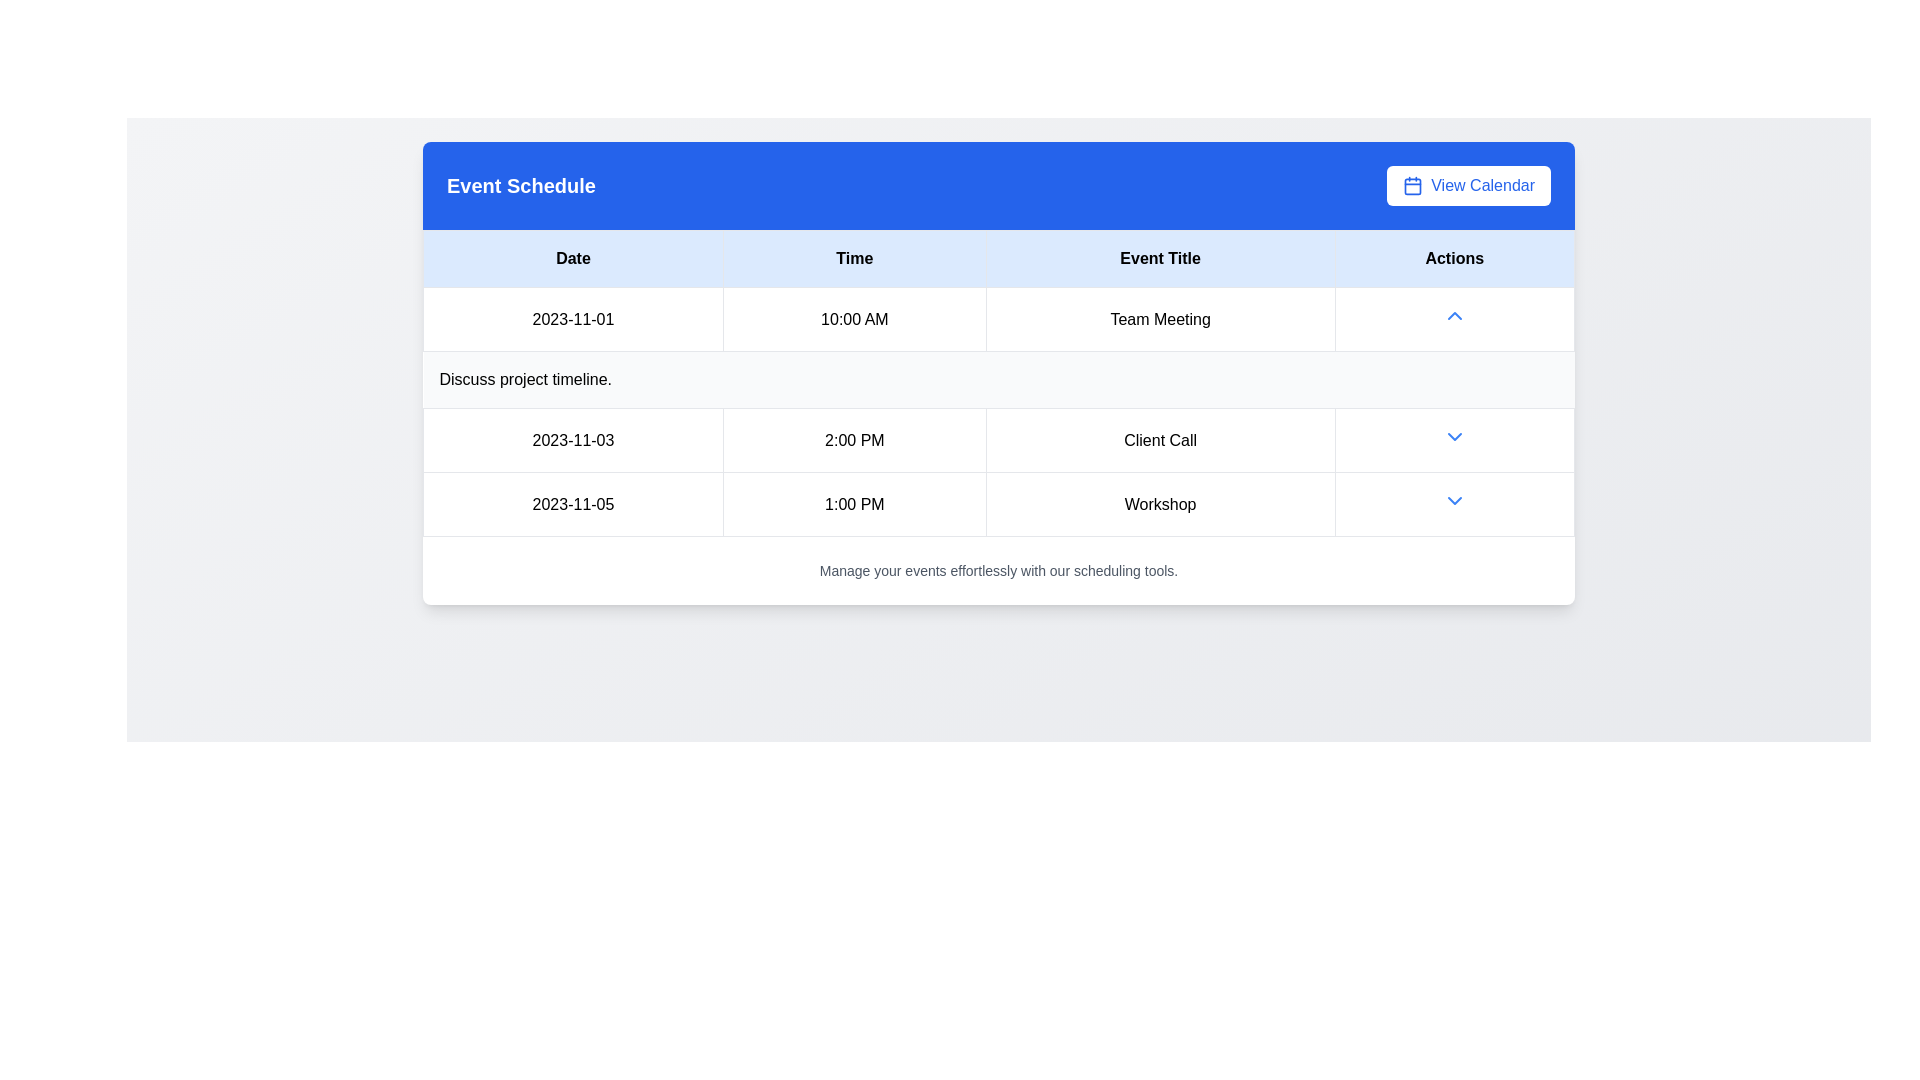  Describe the element at coordinates (1412, 186) in the screenshot. I see `the SVG Rectangle that is part of the calendar icon located next to the 'View Calendar' button in the top-right corner of the header` at that location.